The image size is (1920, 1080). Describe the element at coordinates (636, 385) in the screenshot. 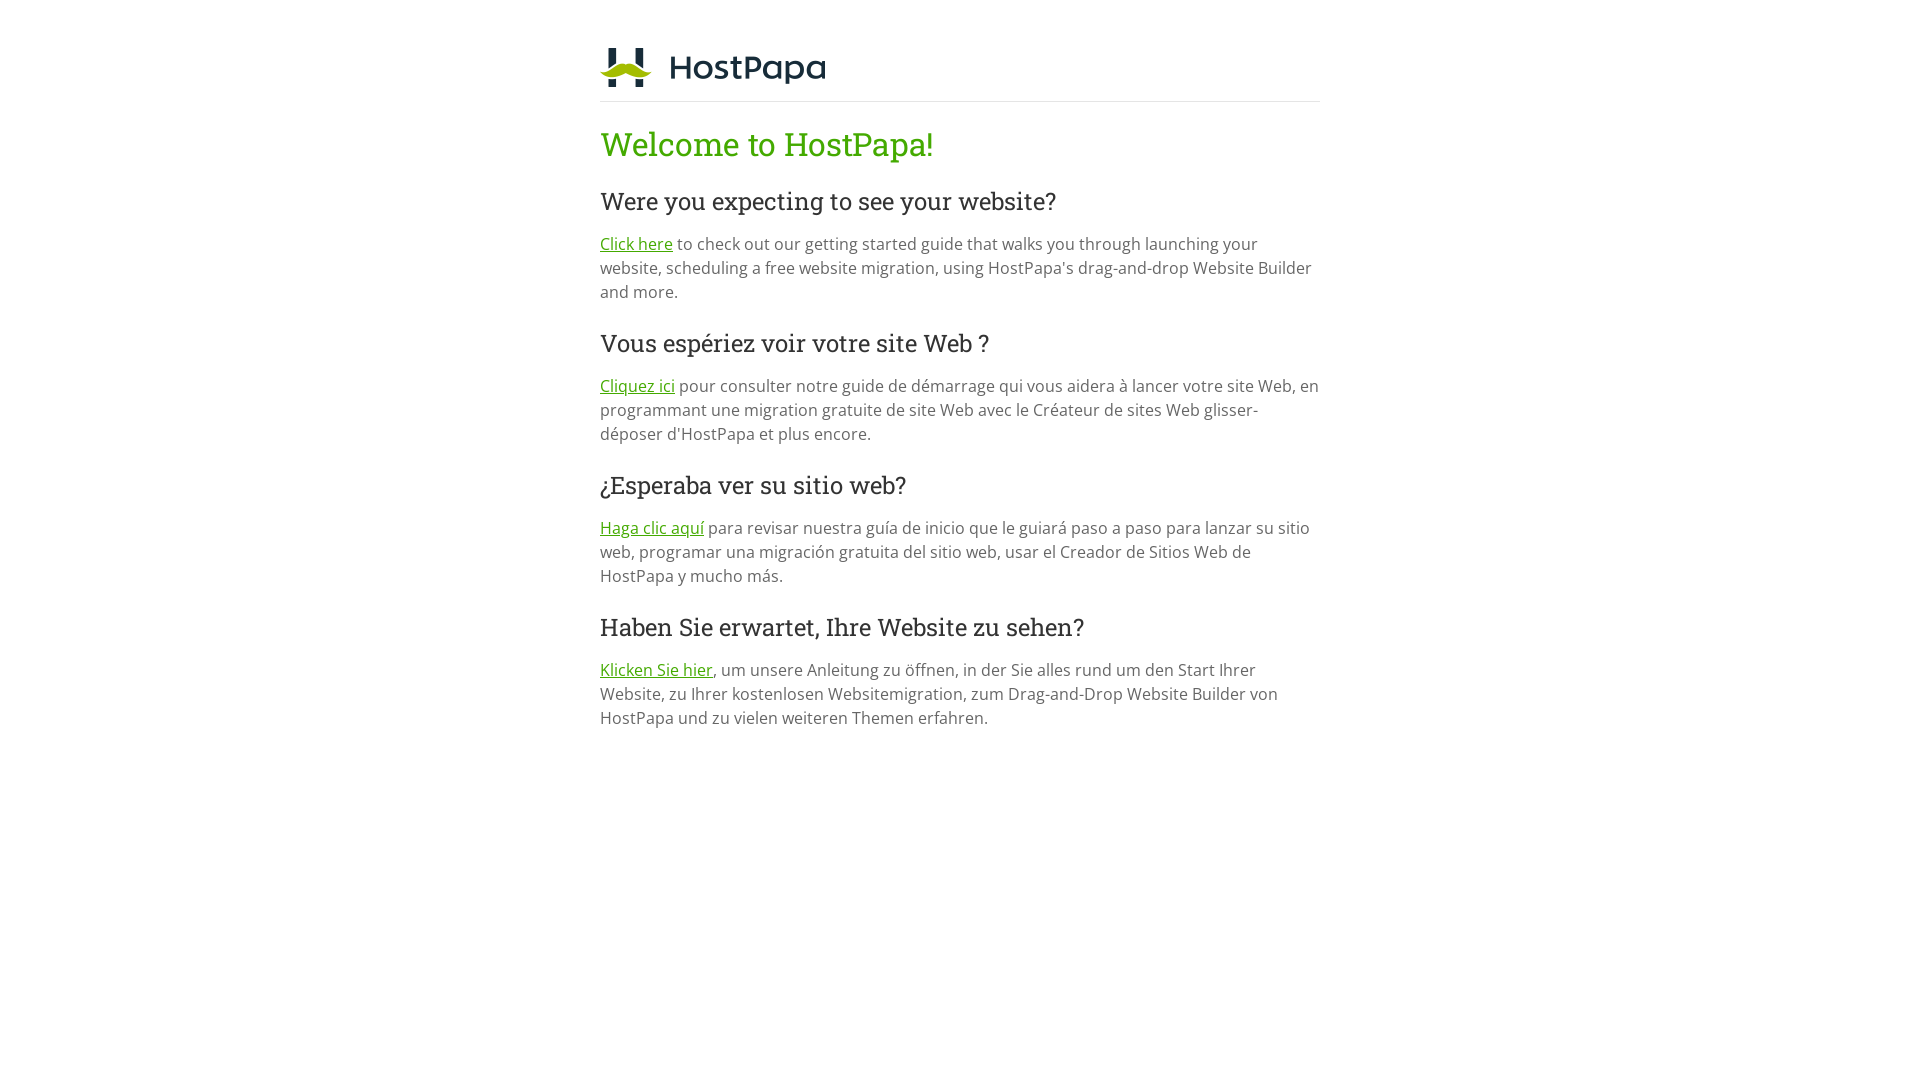

I see `'Cliquez ici'` at that location.